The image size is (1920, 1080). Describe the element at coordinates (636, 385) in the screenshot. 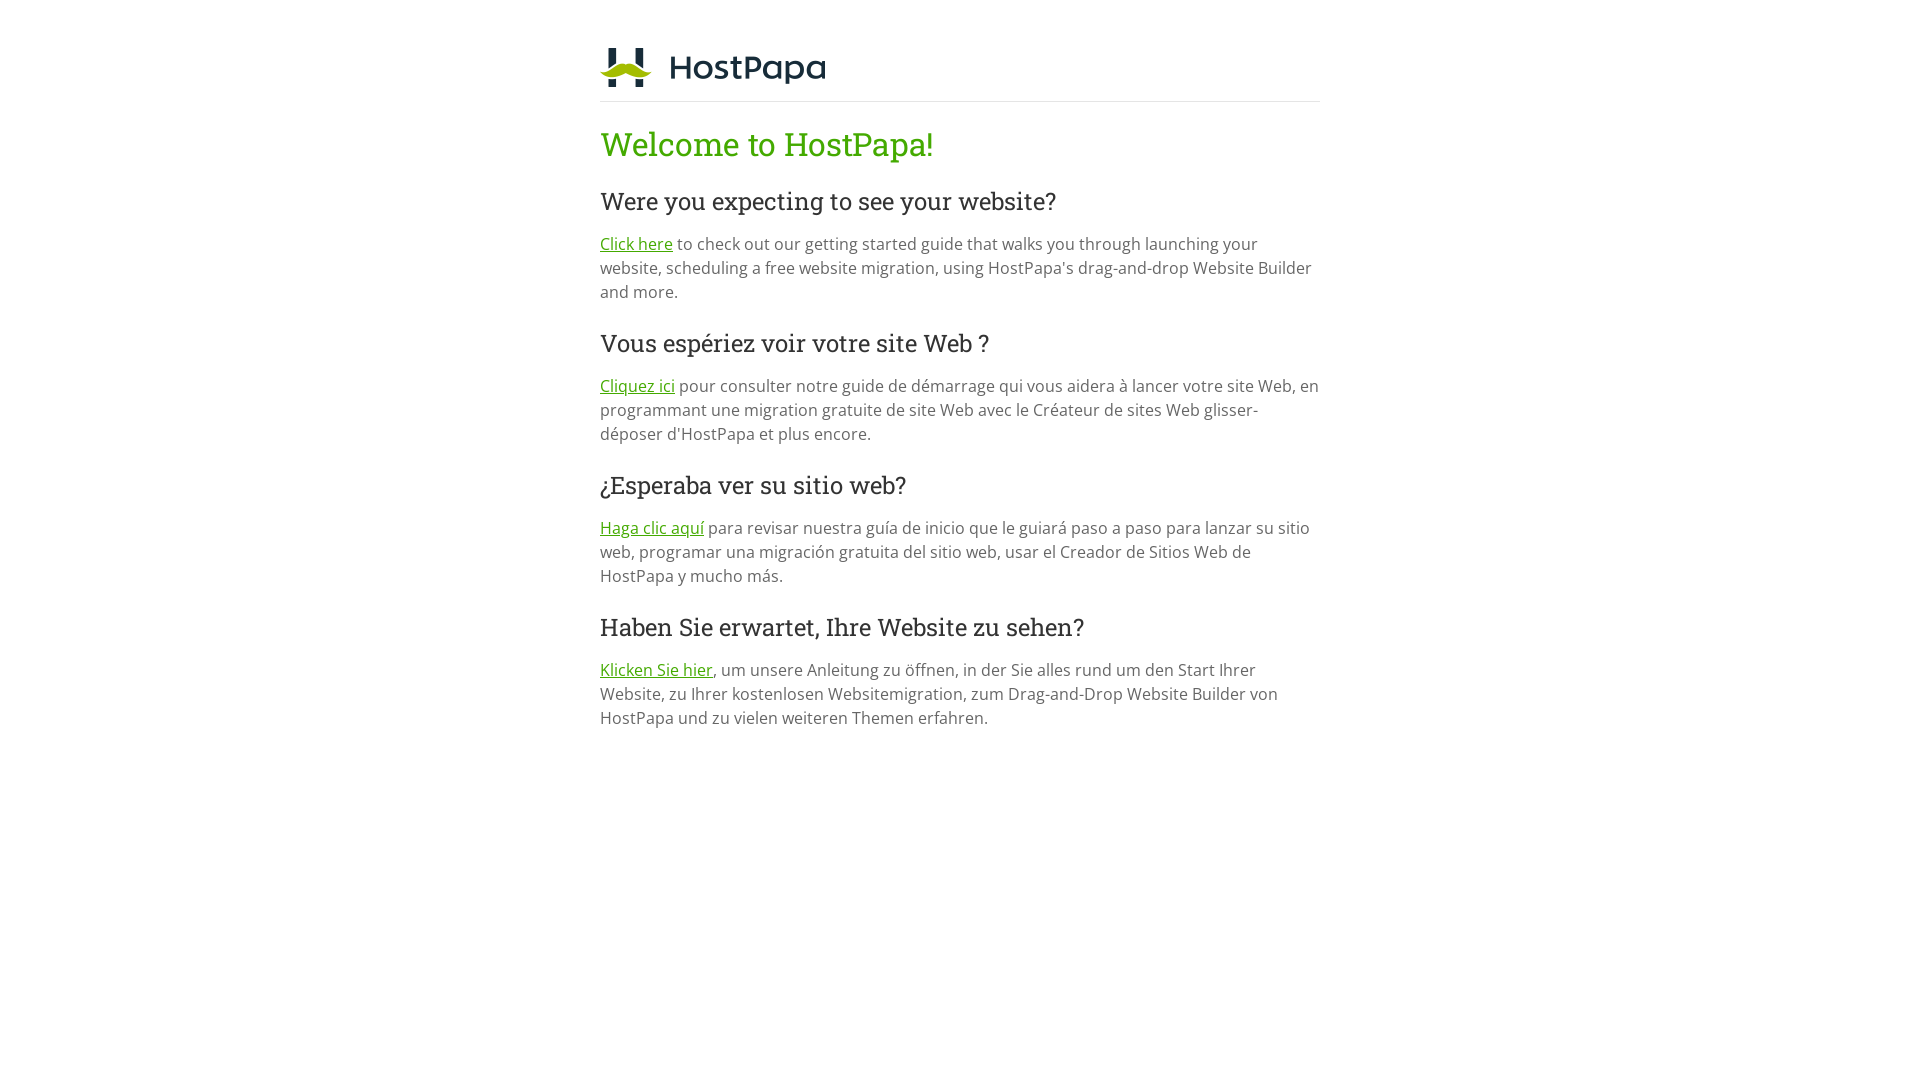

I see `'Cliquez ici'` at that location.